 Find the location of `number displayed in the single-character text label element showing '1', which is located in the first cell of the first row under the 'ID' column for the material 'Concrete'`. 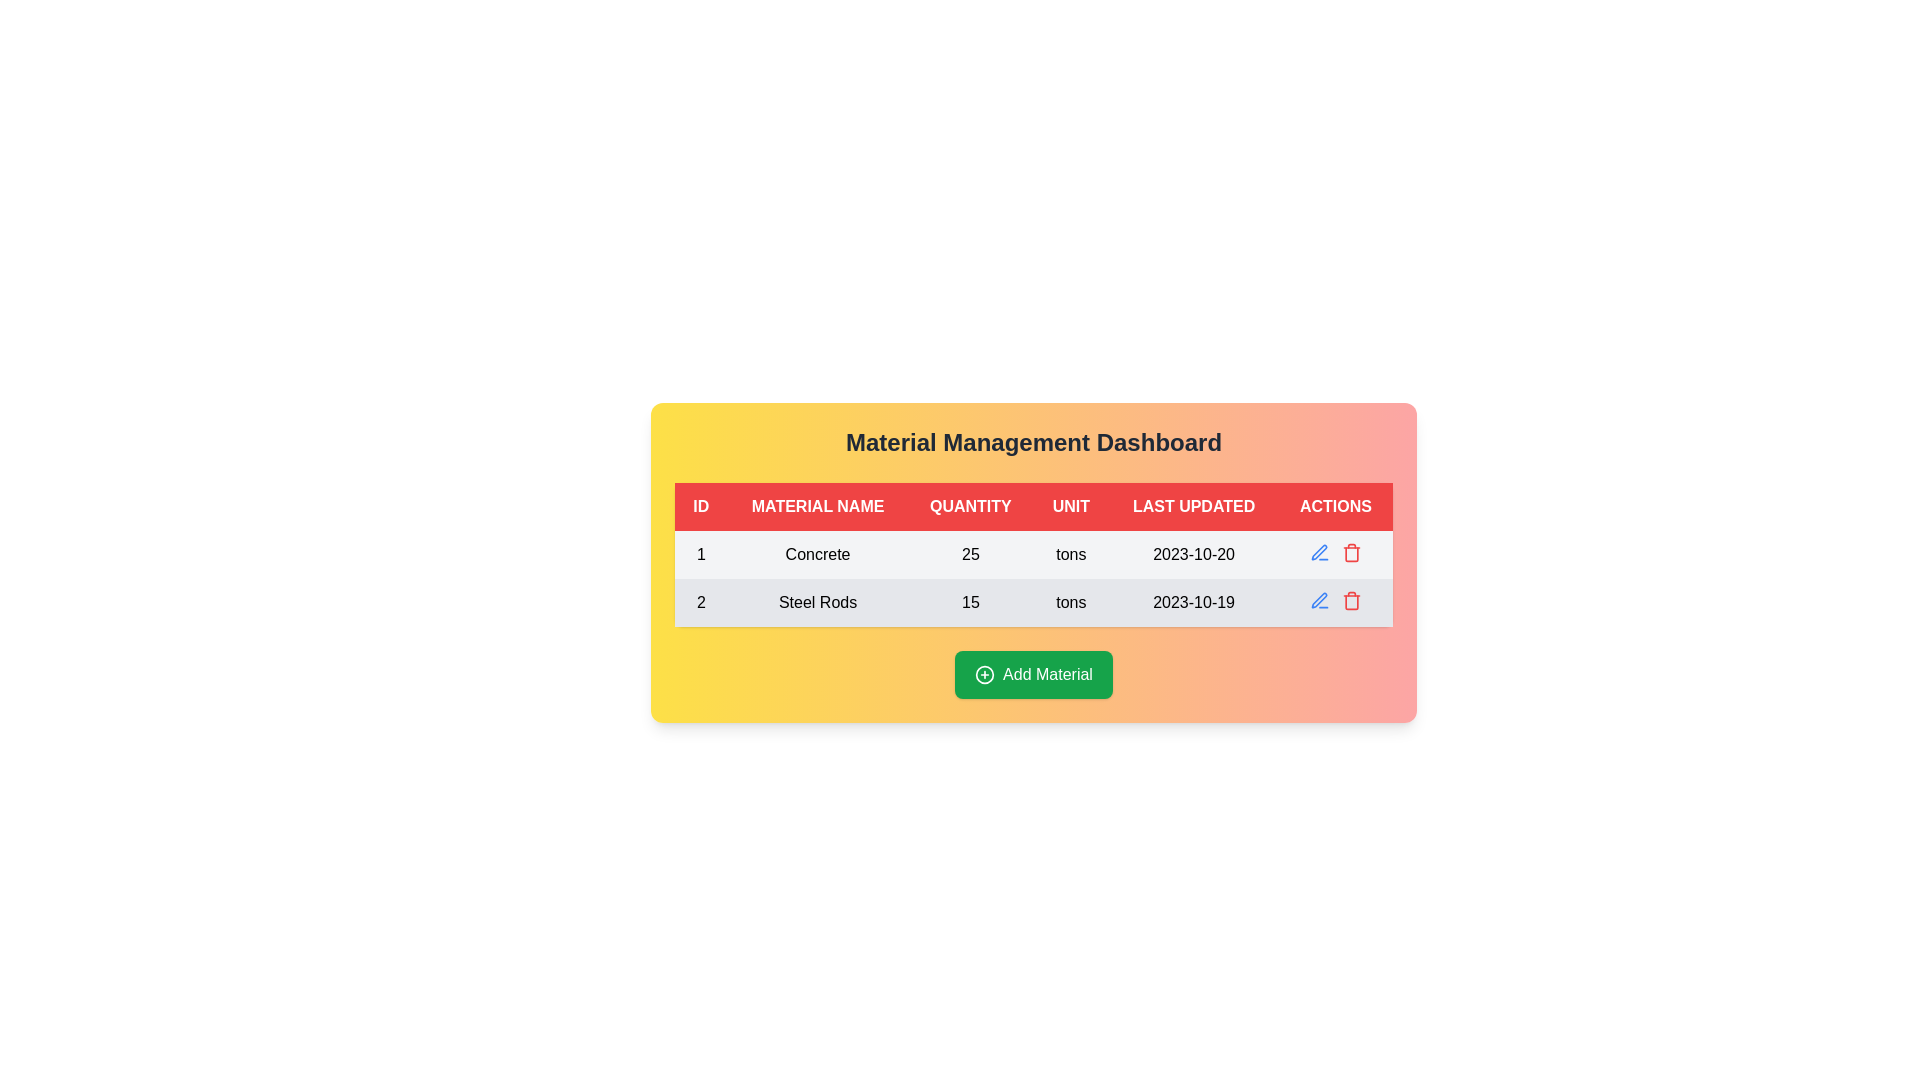

number displayed in the single-character text label element showing '1', which is located in the first cell of the first row under the 'ID' column for the material 'Concrete' is located at coordinates (701, 555).